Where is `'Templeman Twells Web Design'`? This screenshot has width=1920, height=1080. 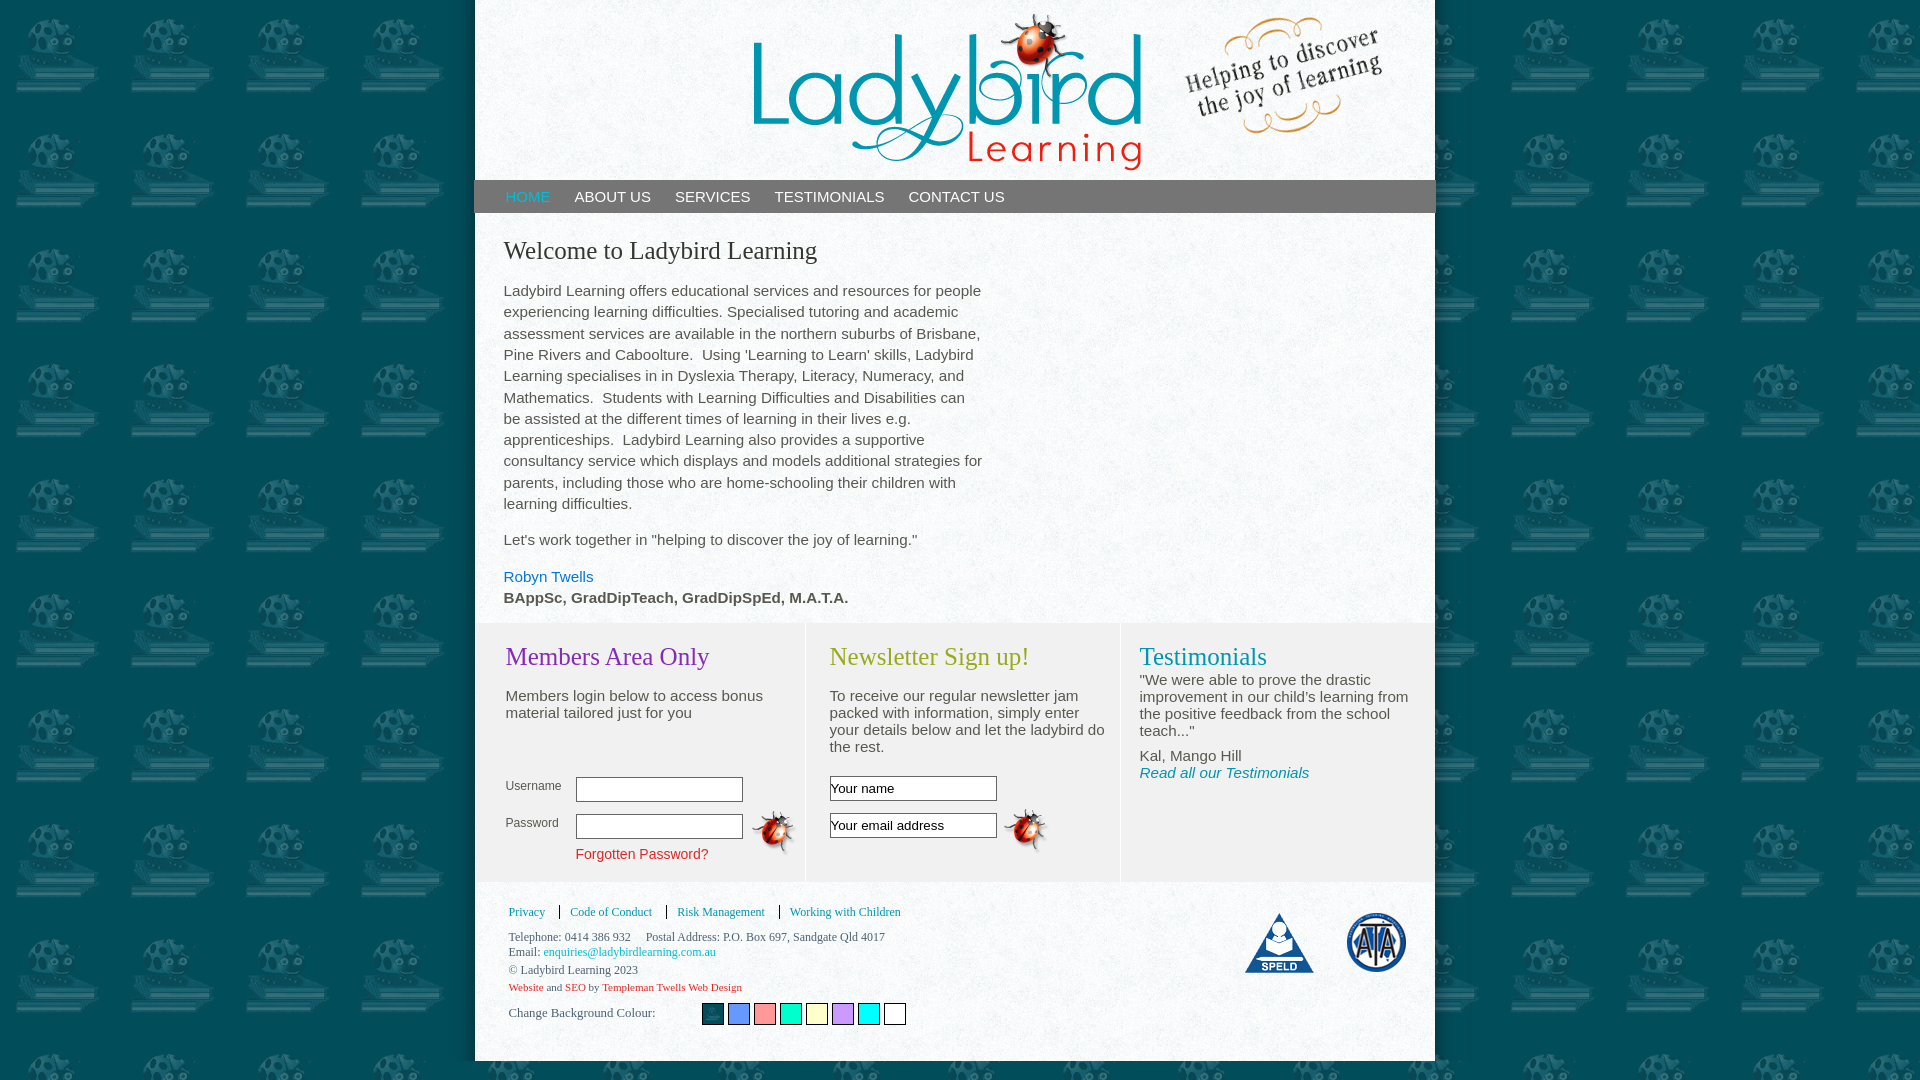 'Templeman Twells Web Design' is located at coordinates (672, 986).